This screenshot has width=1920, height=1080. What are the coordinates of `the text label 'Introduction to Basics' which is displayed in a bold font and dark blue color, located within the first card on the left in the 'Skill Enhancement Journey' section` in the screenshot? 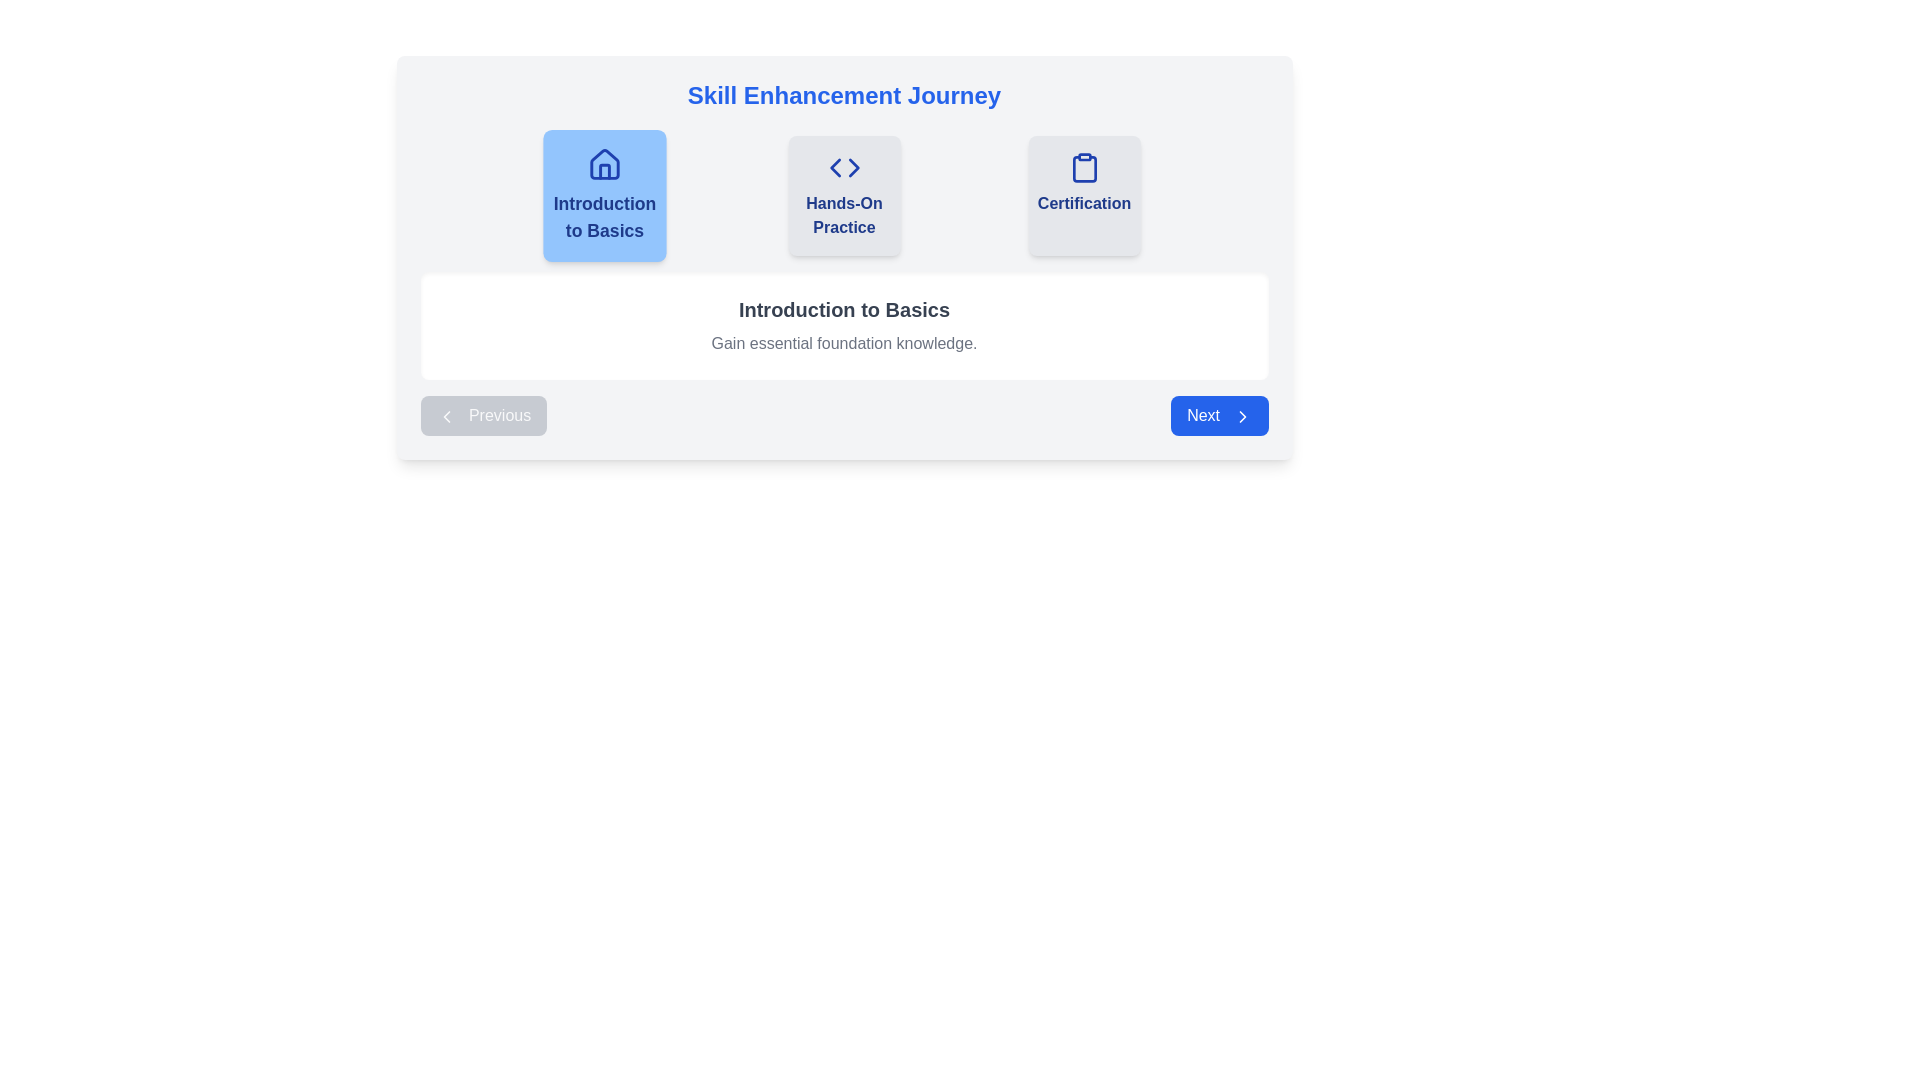 It's located at (603, 218).